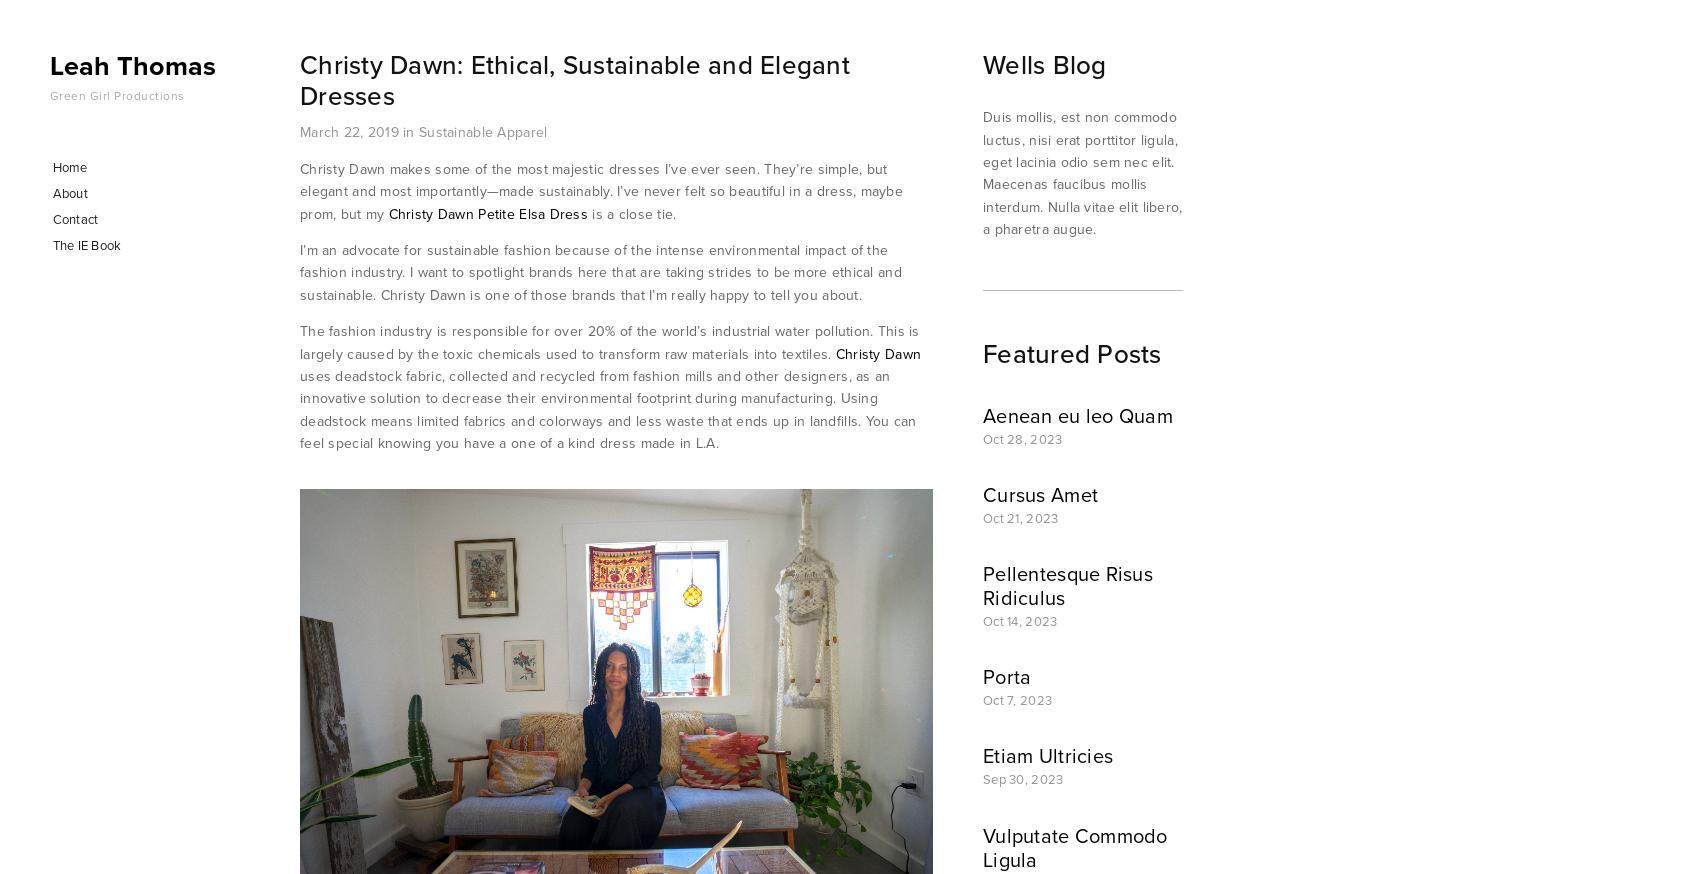 This screenshot has height=874, width=1701. I want to click on 'Etiam Ultricies', so click(1047, 755).